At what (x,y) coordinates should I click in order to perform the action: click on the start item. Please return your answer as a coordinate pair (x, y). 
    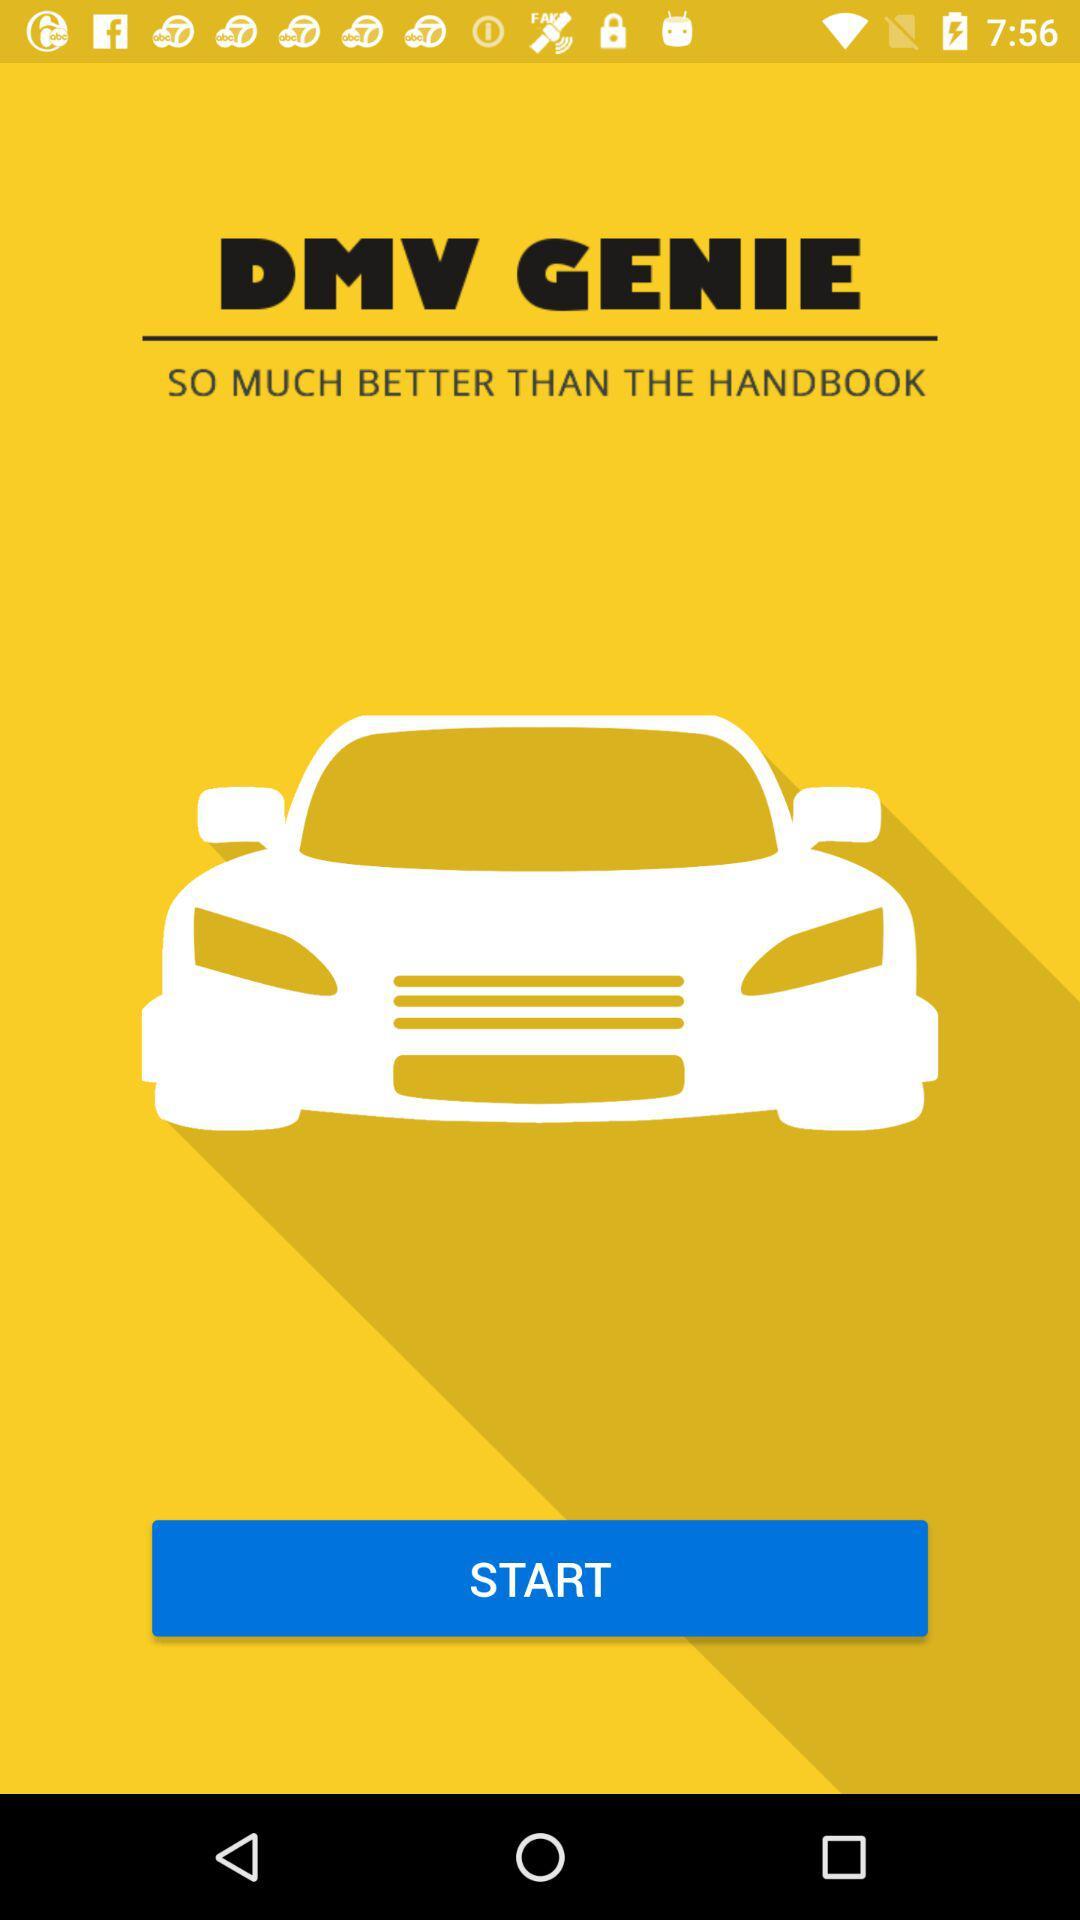
    Looking at the image, I should click on (540, 1577).